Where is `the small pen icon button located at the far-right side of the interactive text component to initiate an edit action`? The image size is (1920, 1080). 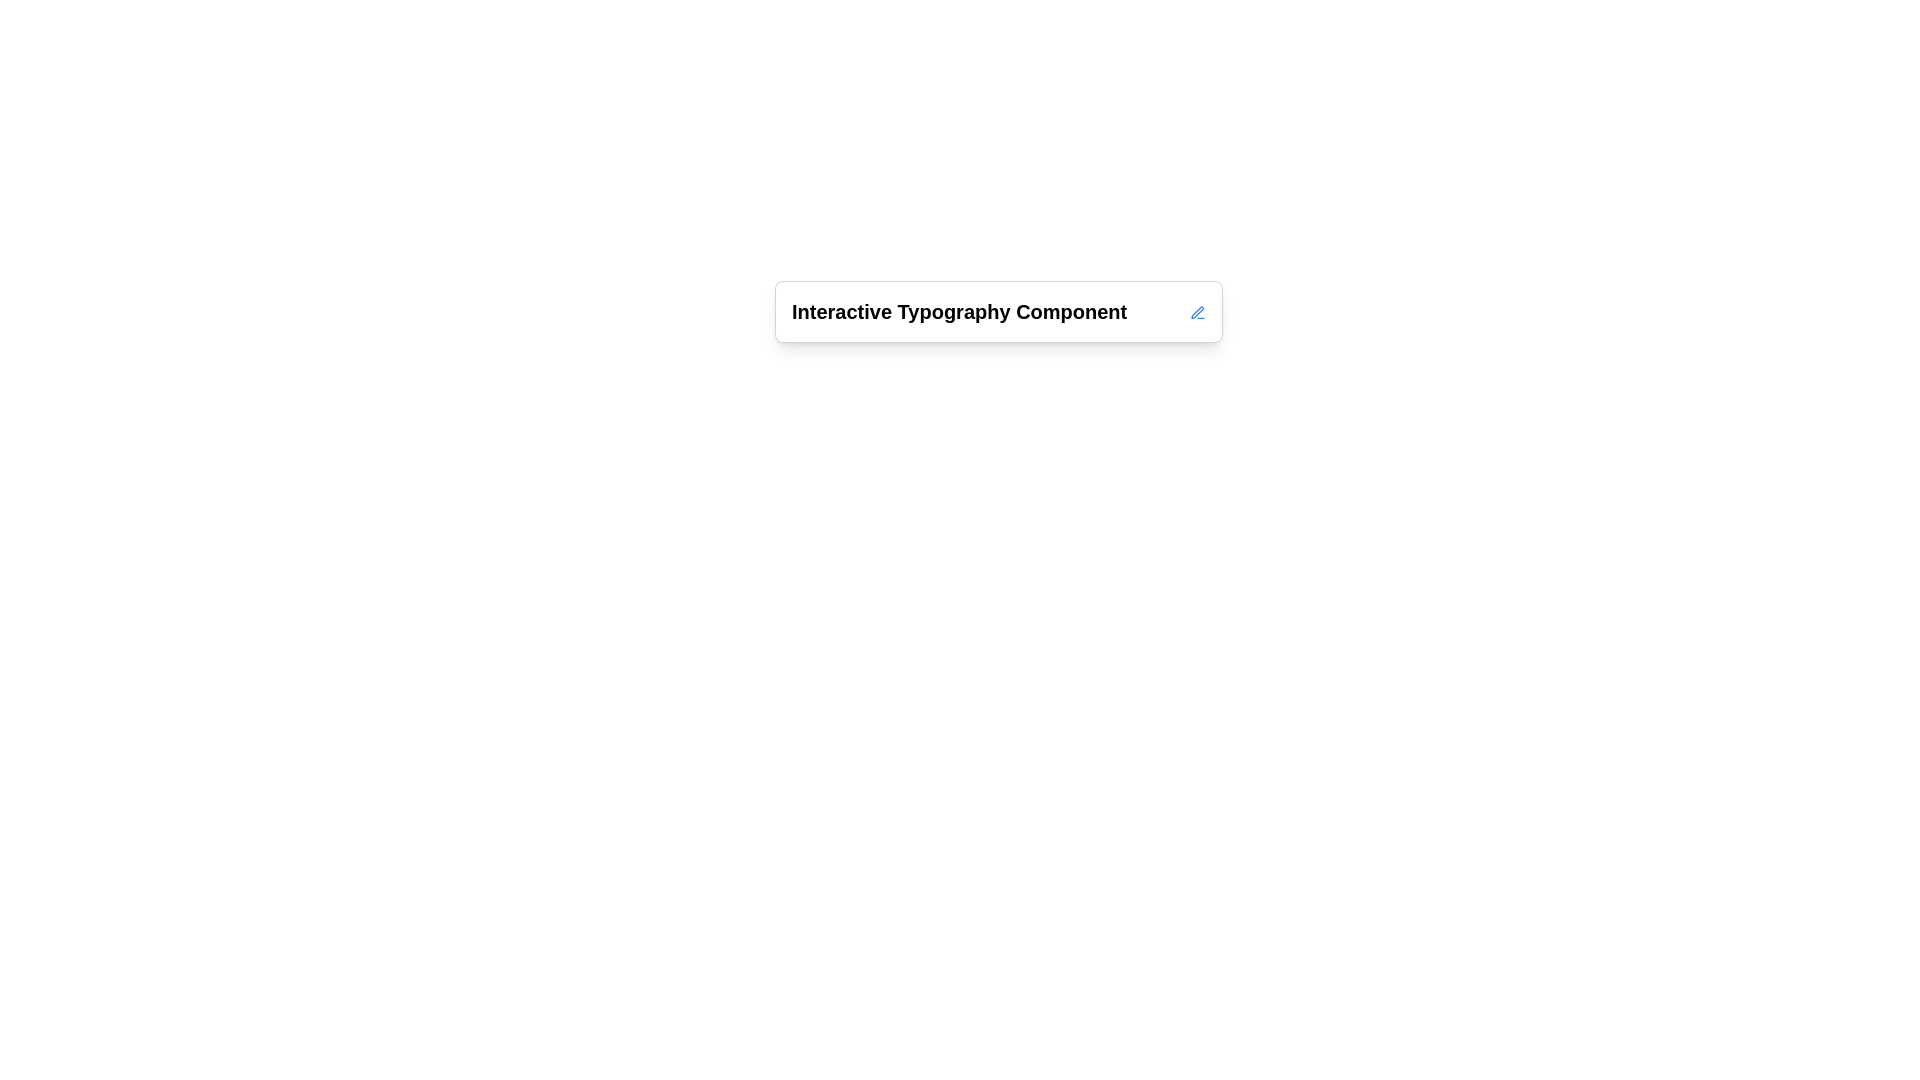
the small pen icon button located at the far-right side of the interactive text component to initiate an edit action is located at coordinates (1198, 312).